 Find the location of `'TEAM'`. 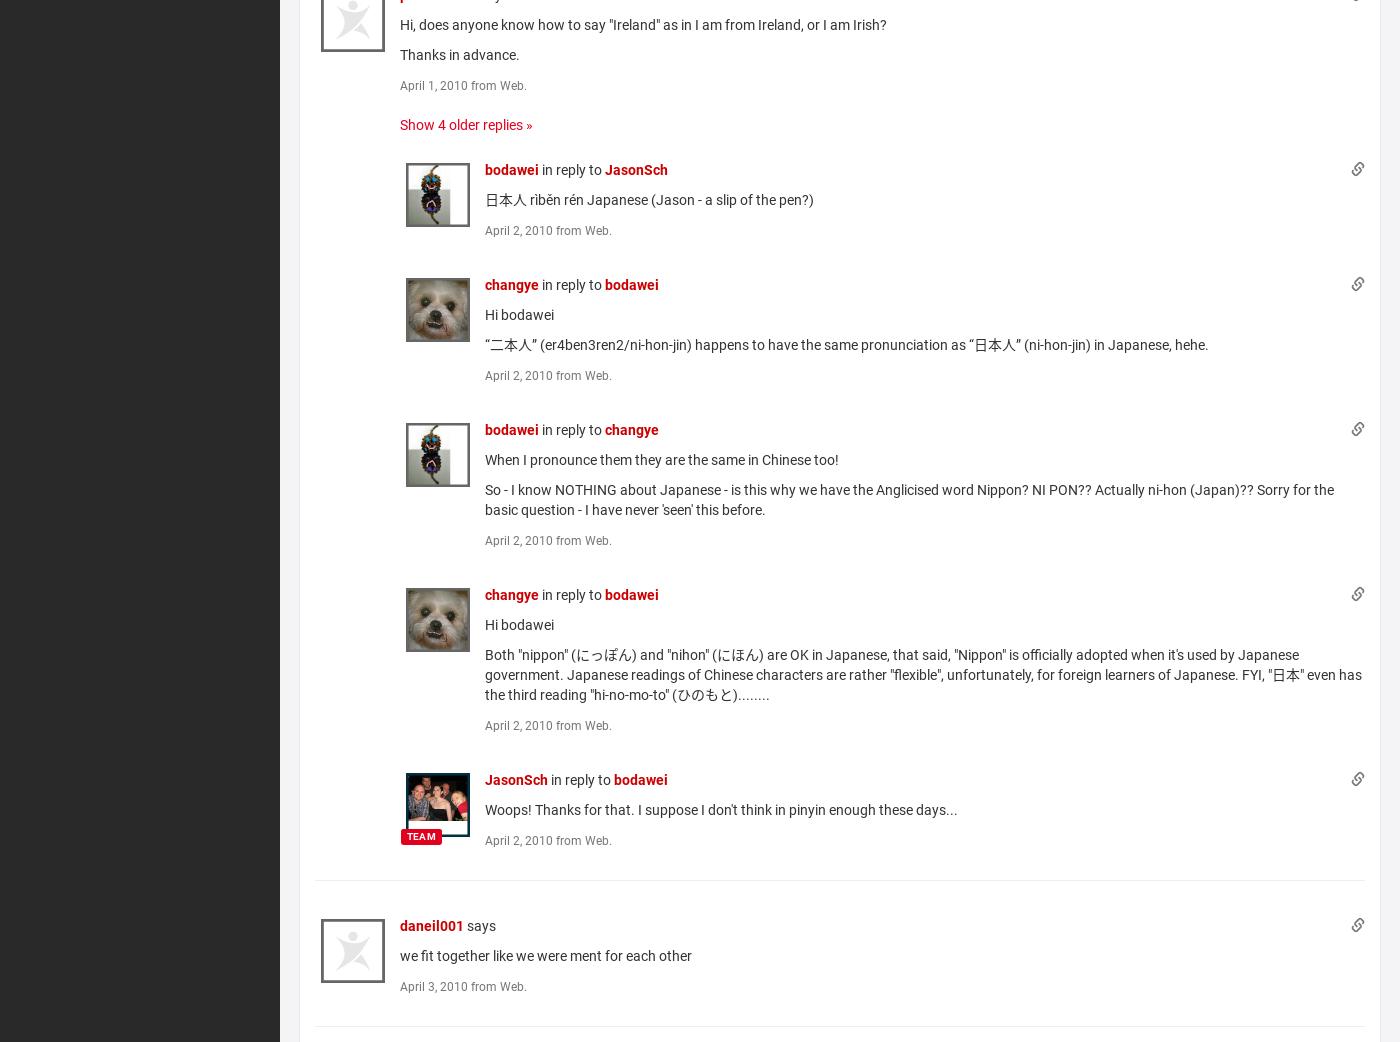

'TEAM' is located at coordinates (420, 835).